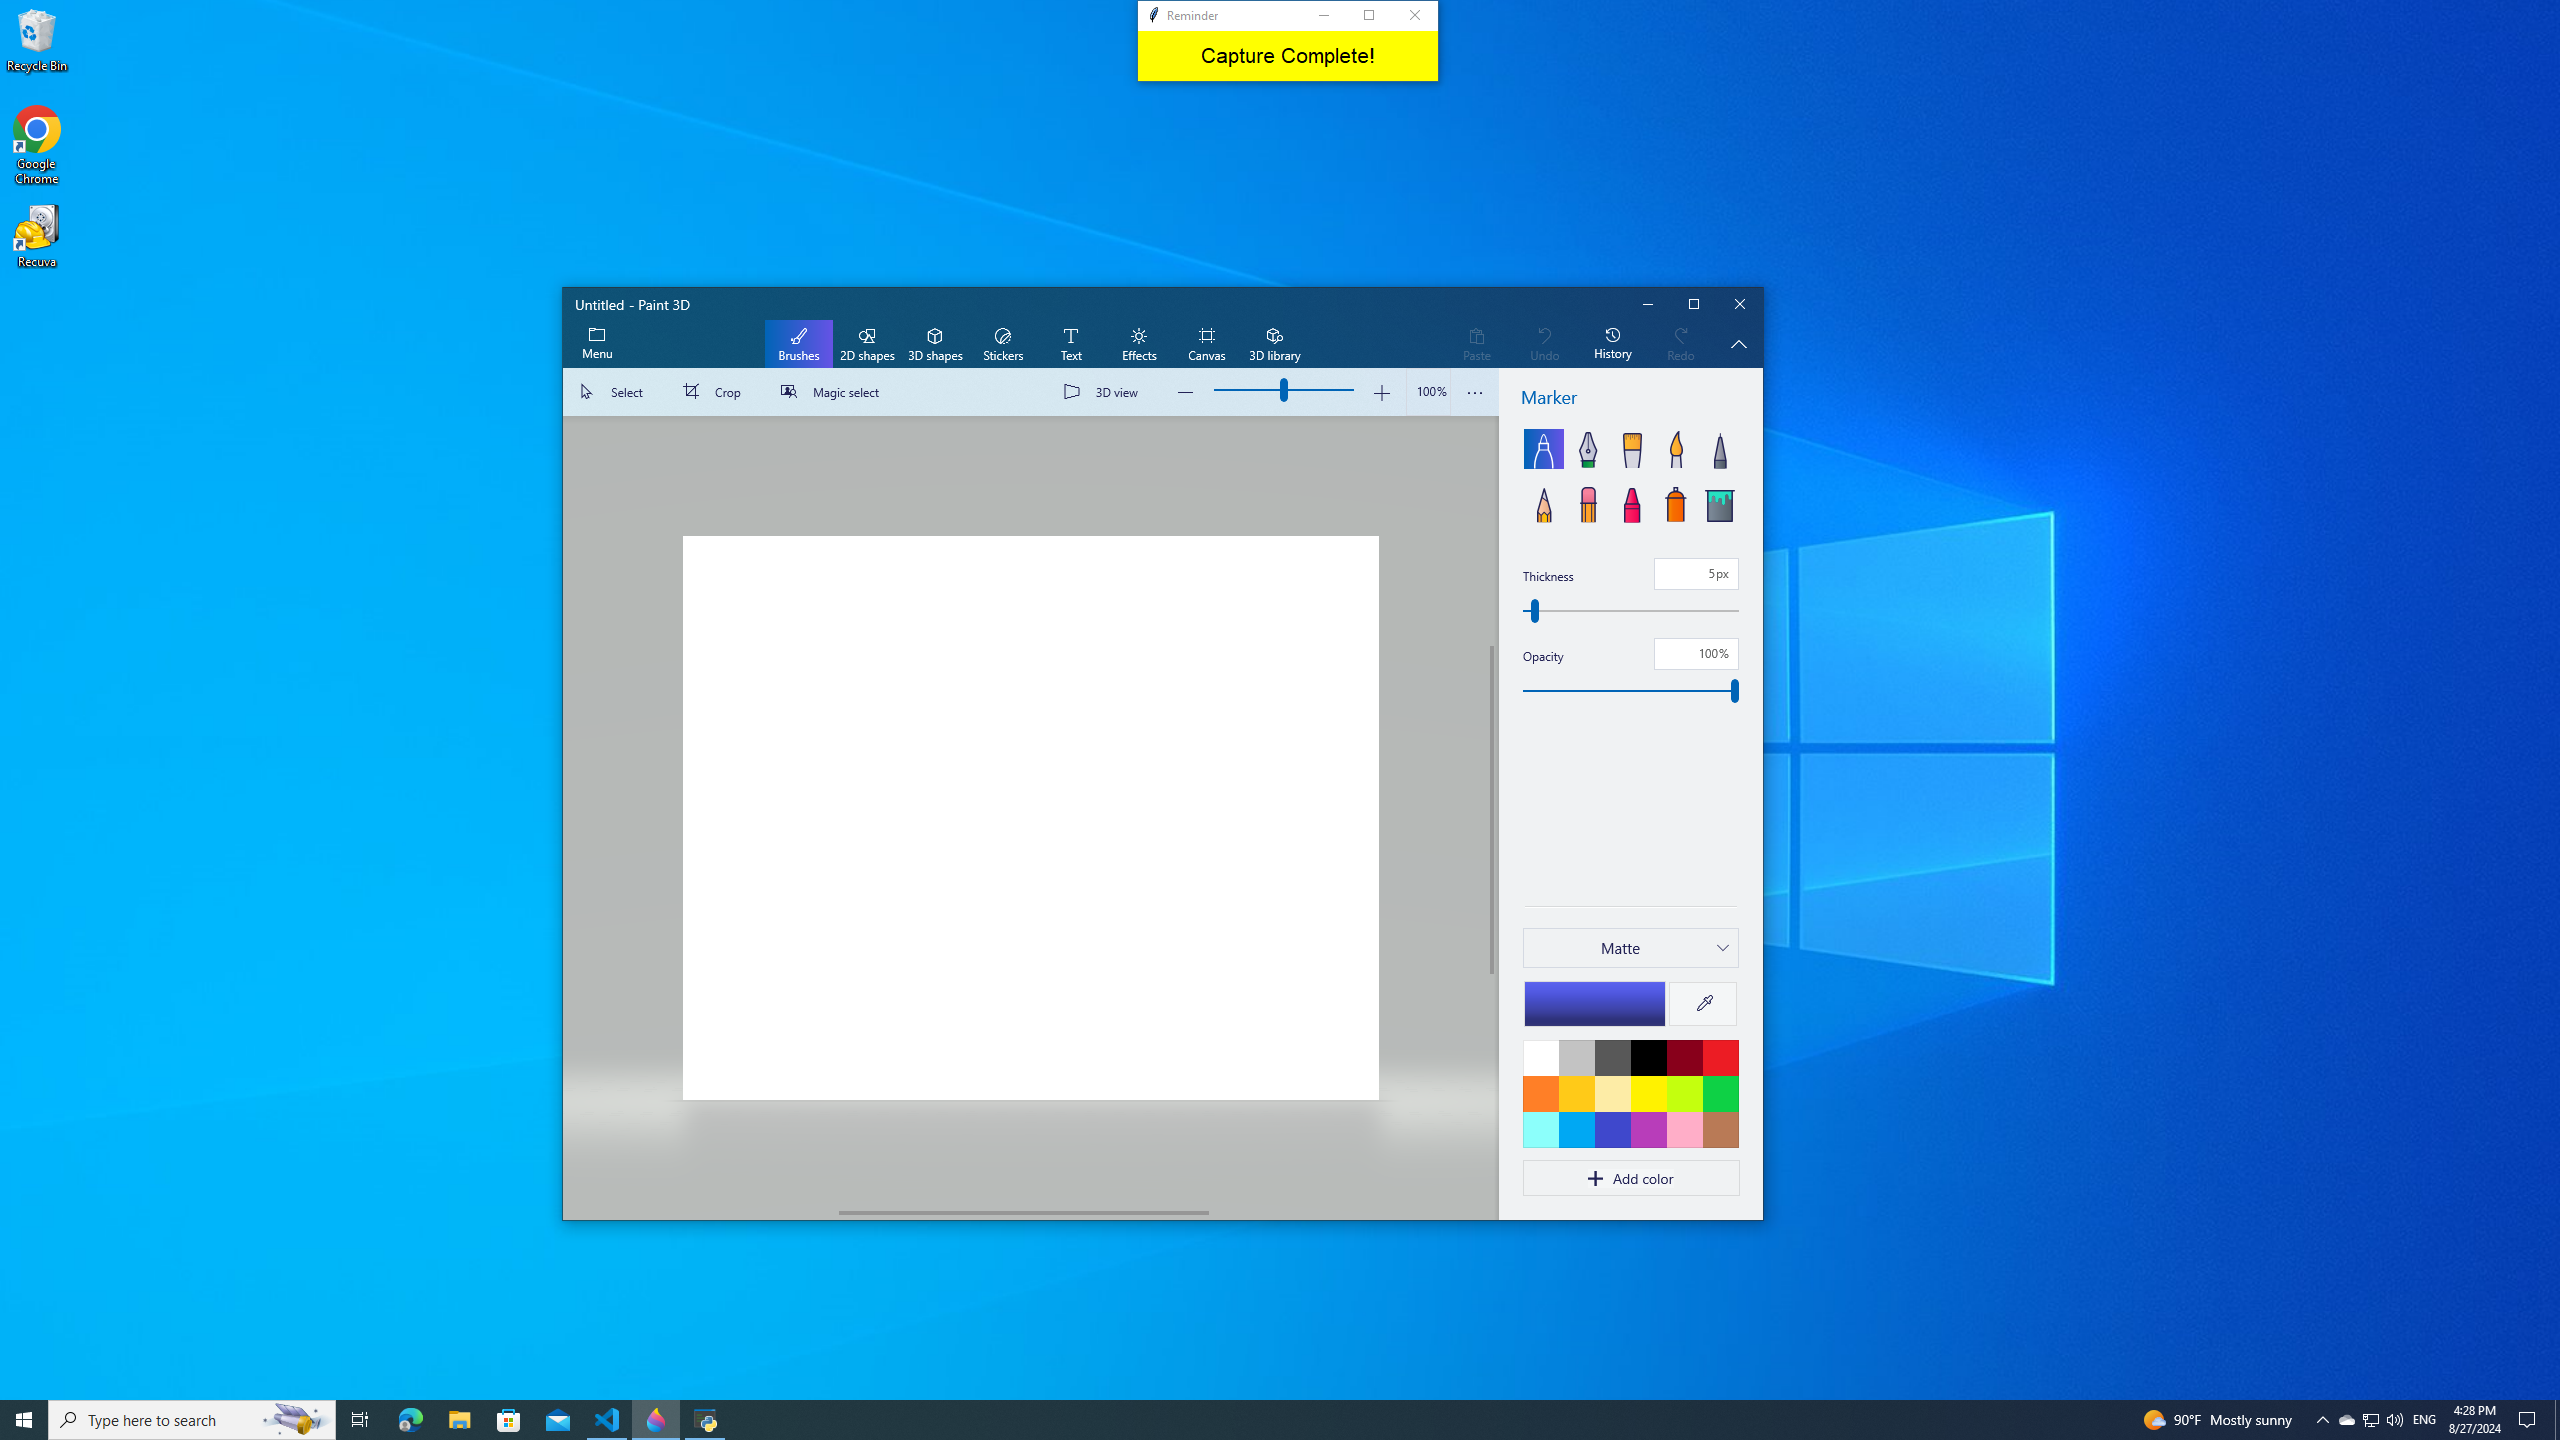 The image size is (2560, 1440). Describe the element at coordinates (1104, 391) in the screenshot. I see `'3D view'` at that location.